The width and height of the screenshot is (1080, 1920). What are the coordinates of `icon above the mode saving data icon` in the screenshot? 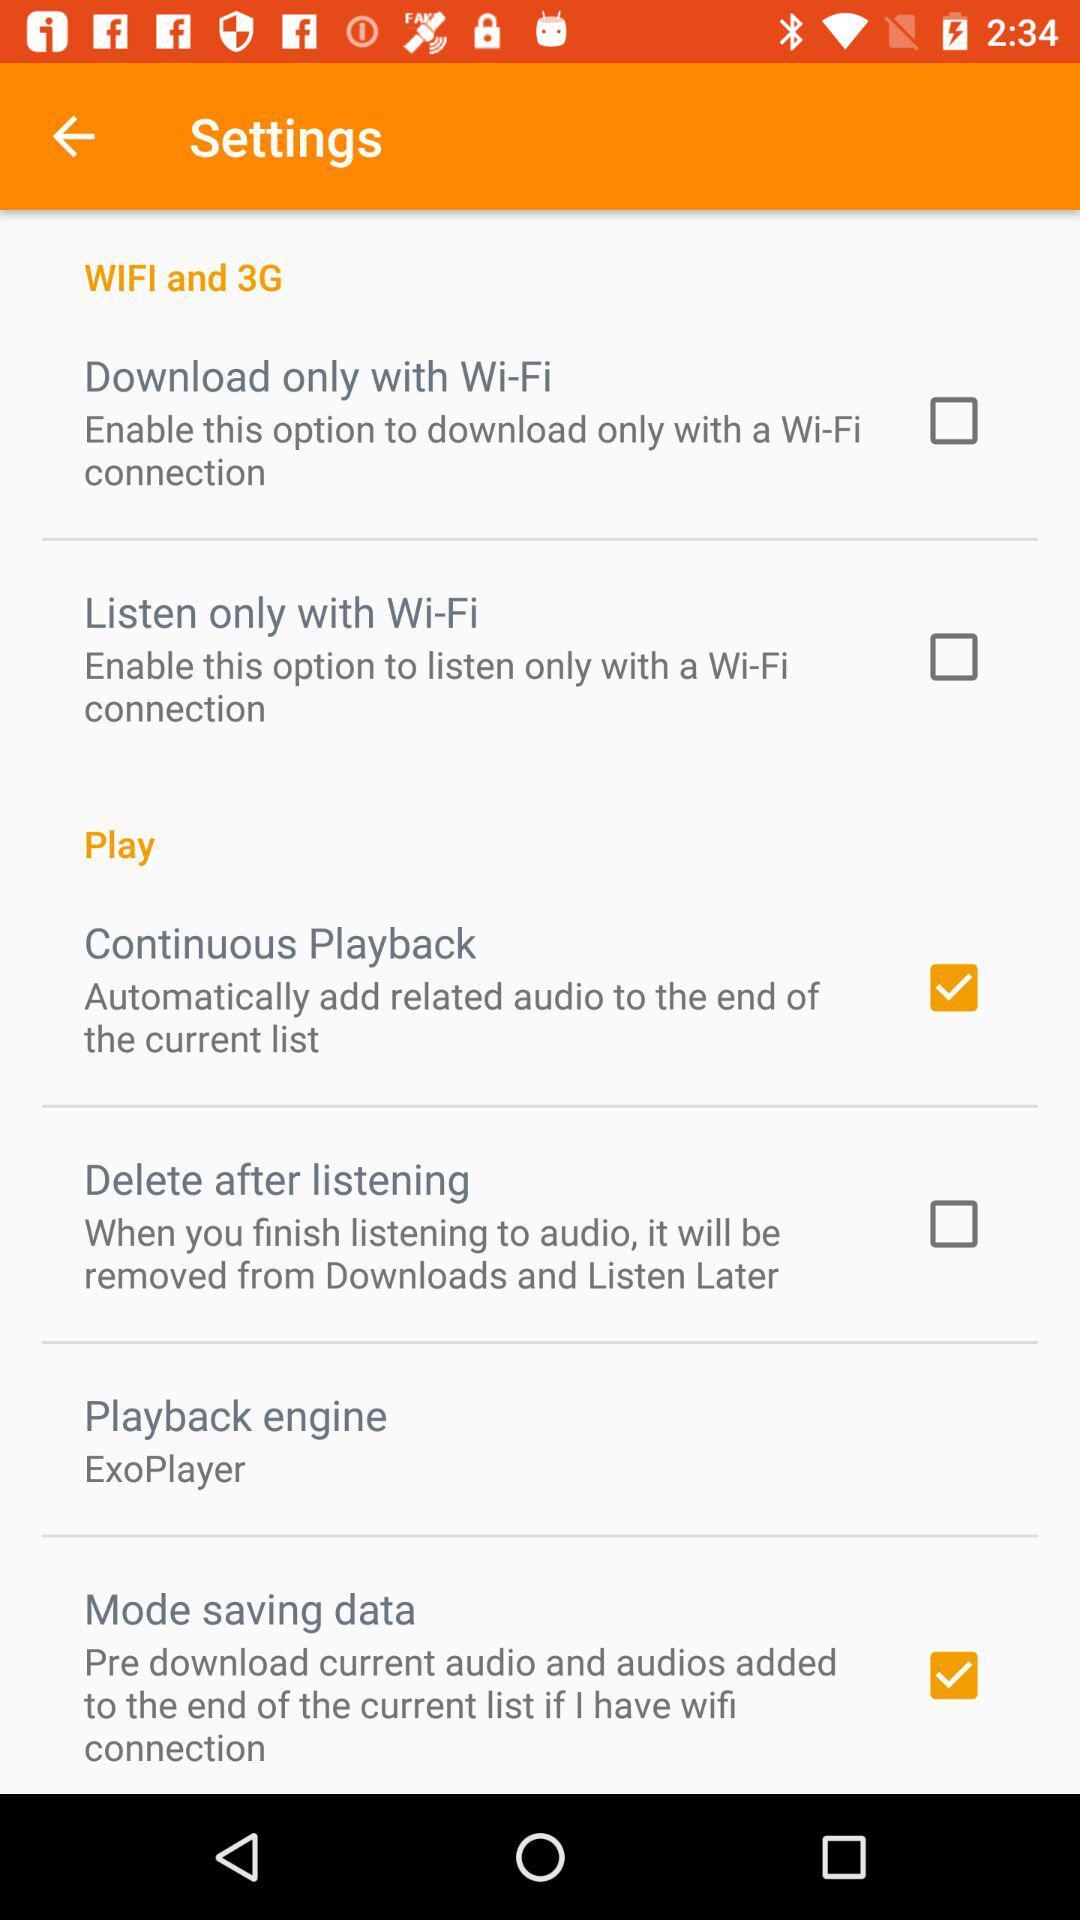 It's located at (164, 1467).